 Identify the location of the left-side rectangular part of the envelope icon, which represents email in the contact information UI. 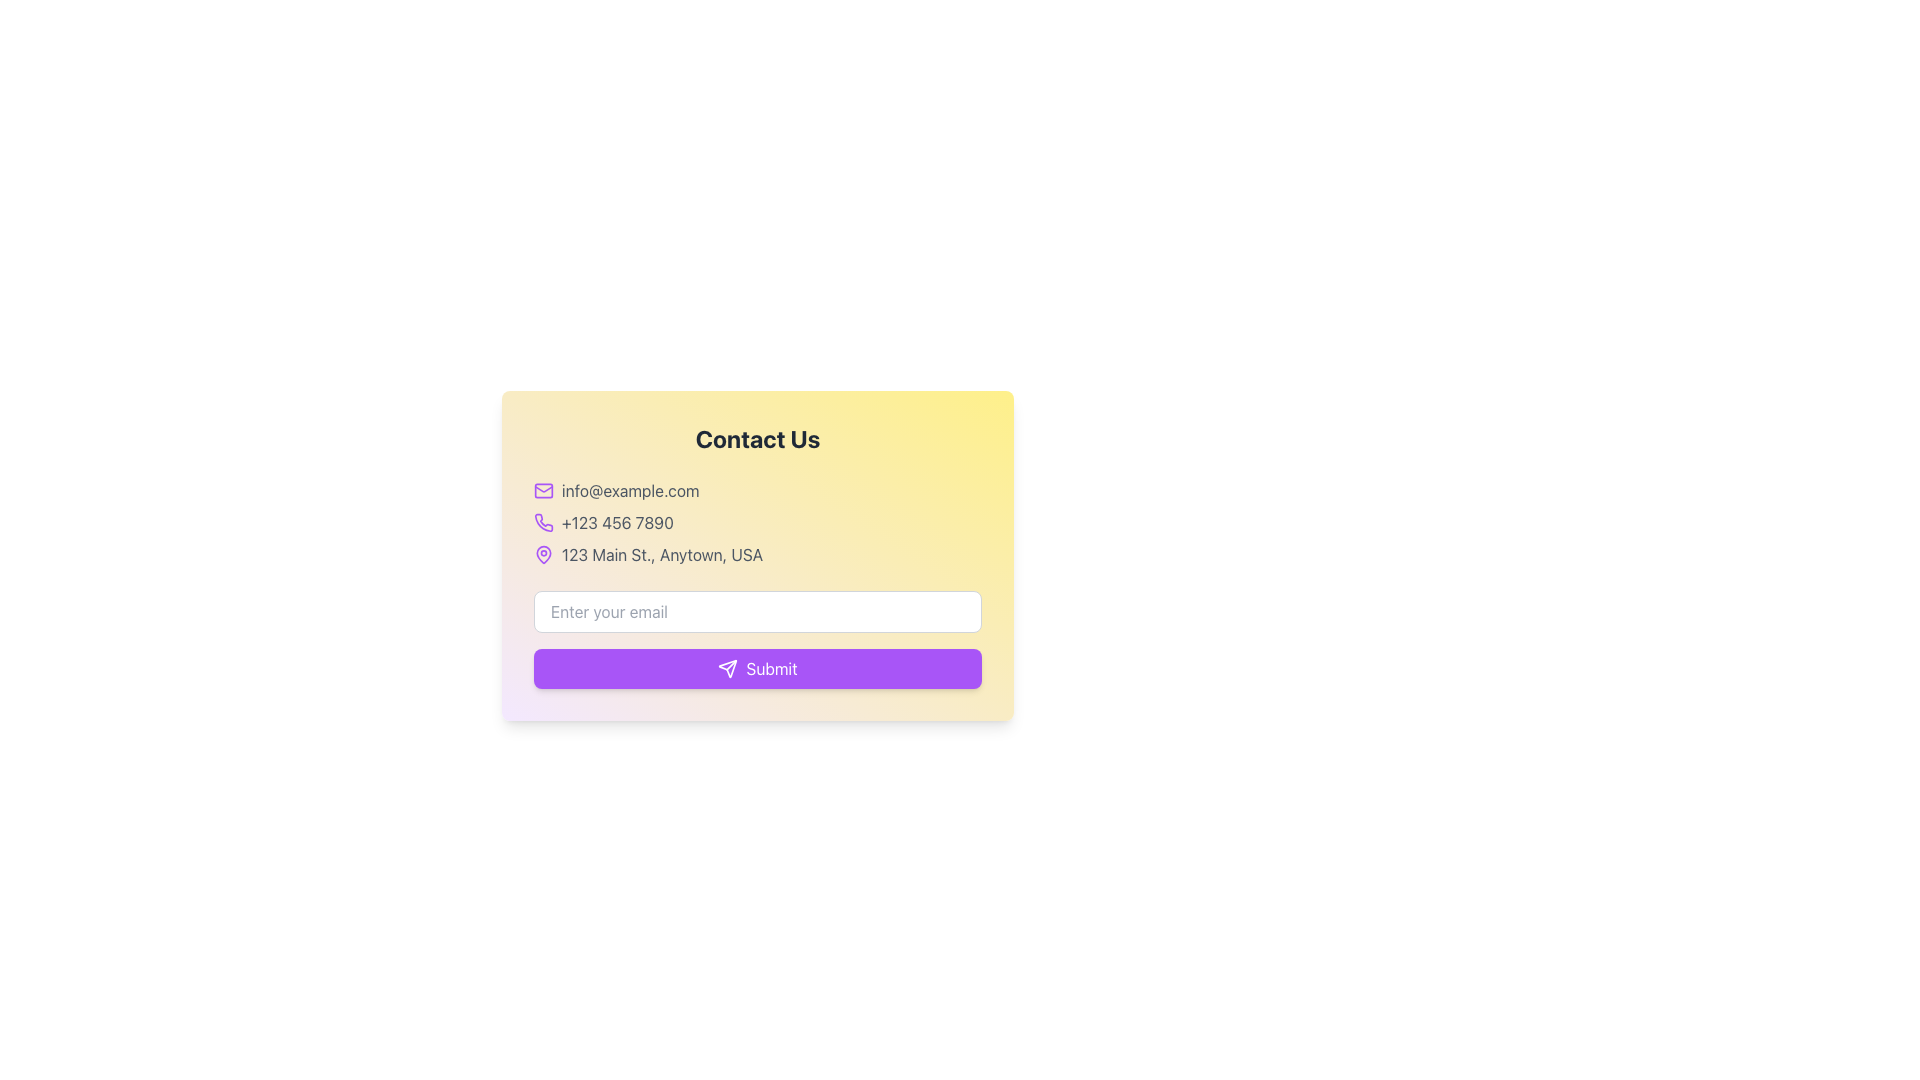
(543, 490).